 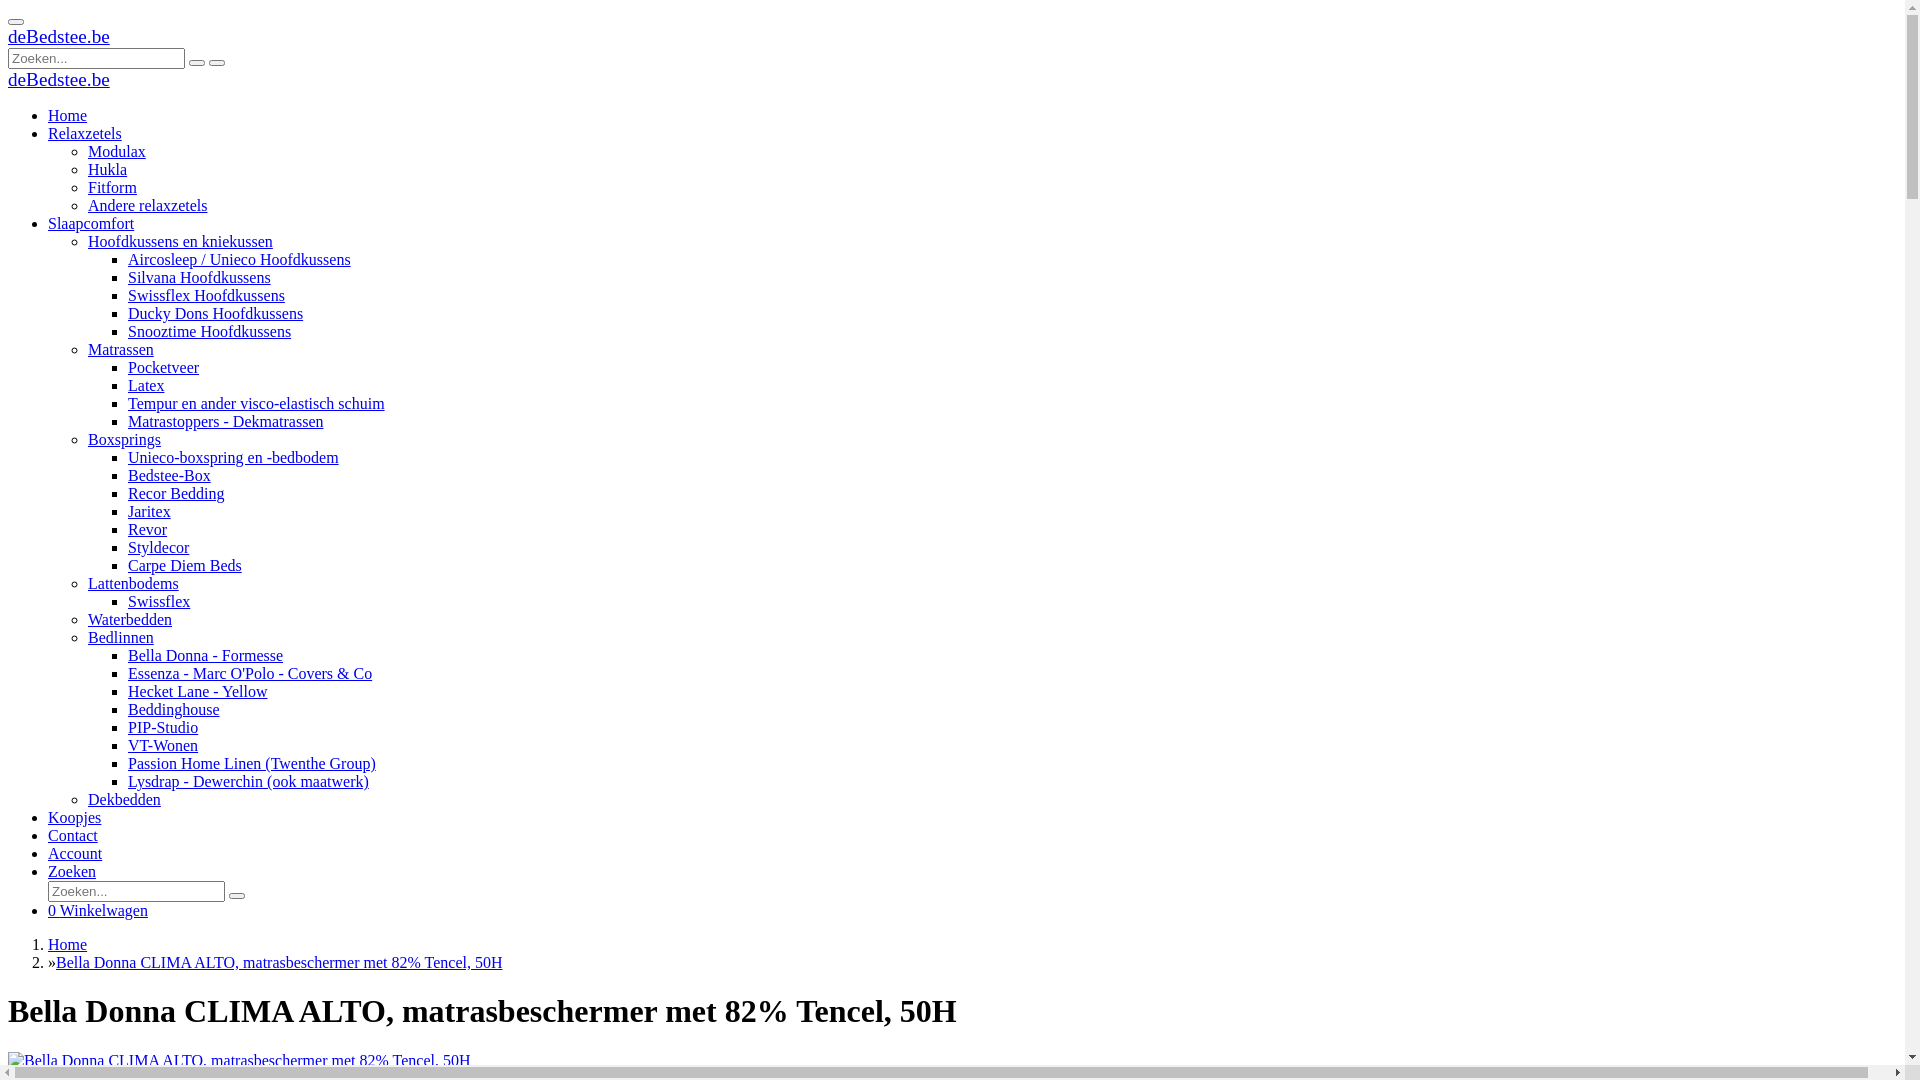 What do you see at coordinates (251, 763) in the screenshot?
I see `'Passion Home Linen (Twenthe Group)'` at bounding box center [251, 763].